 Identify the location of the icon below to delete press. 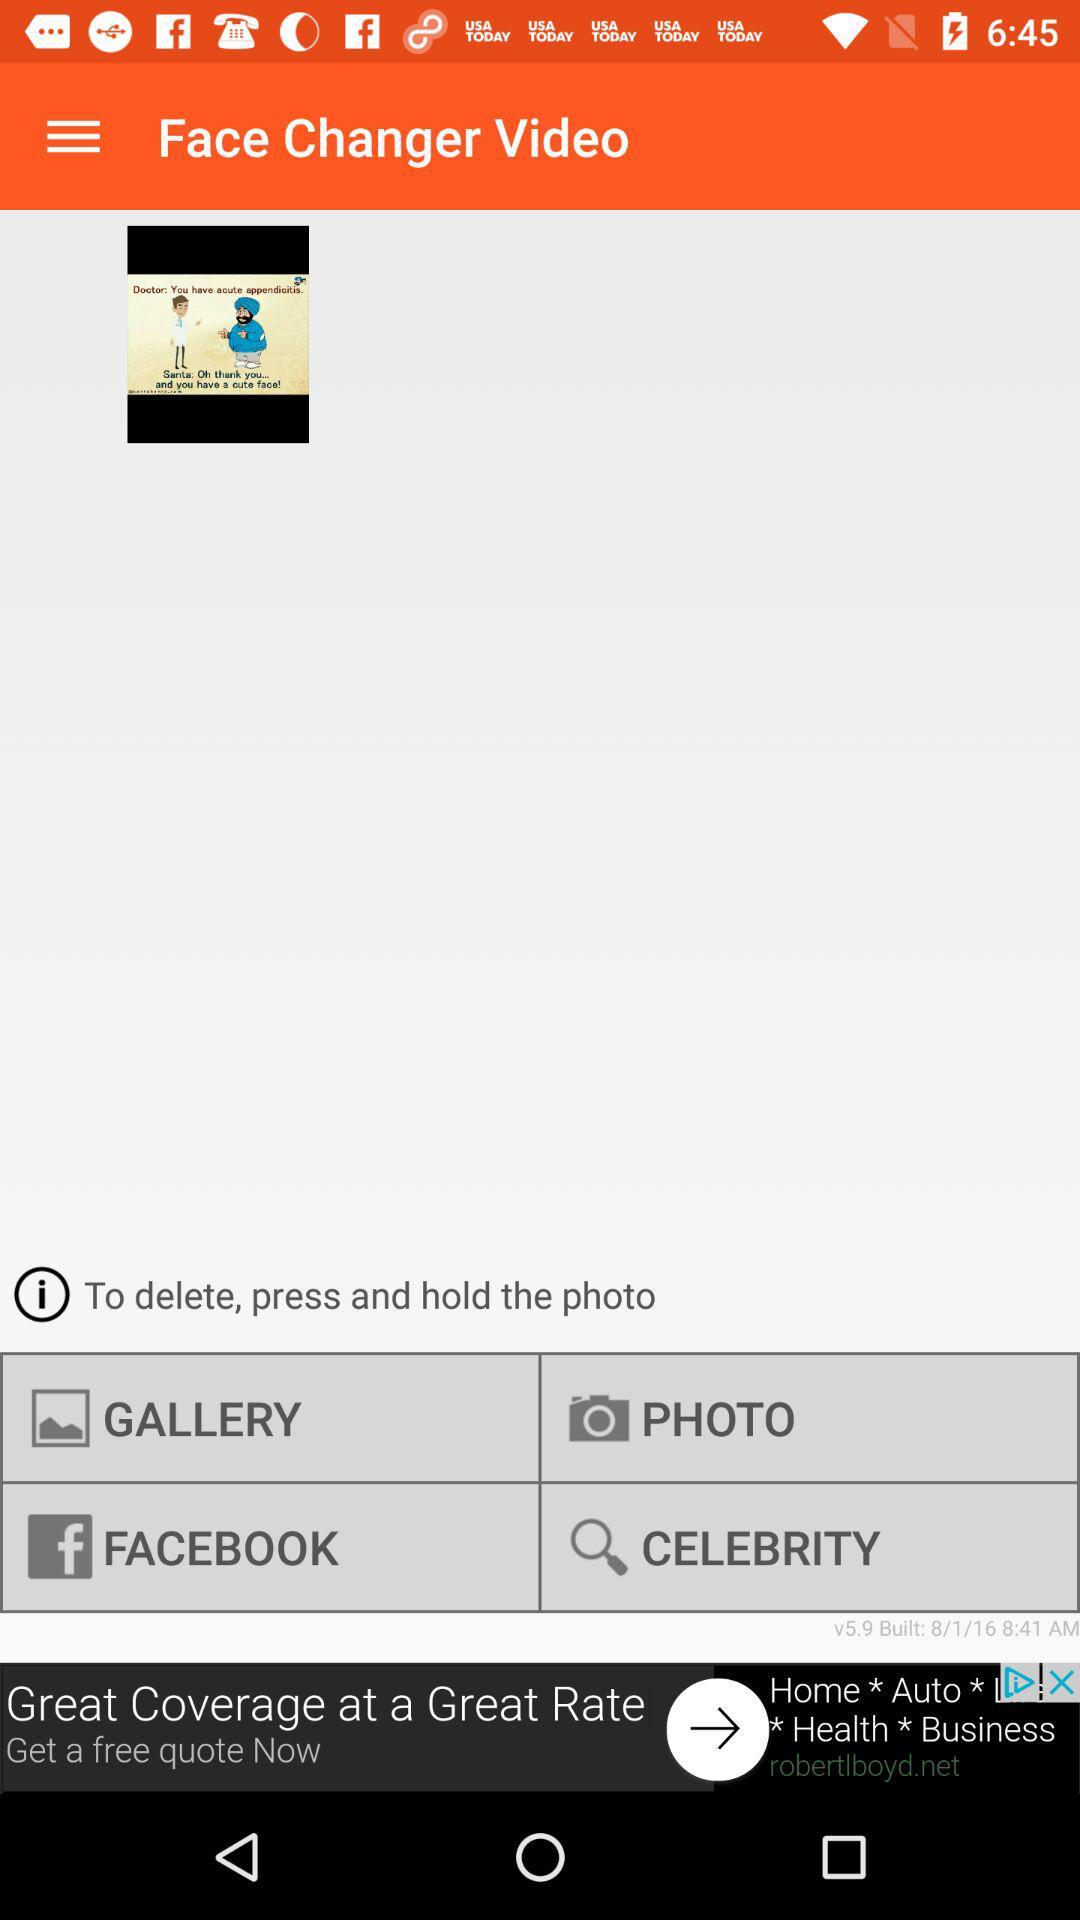
(270, 1417).